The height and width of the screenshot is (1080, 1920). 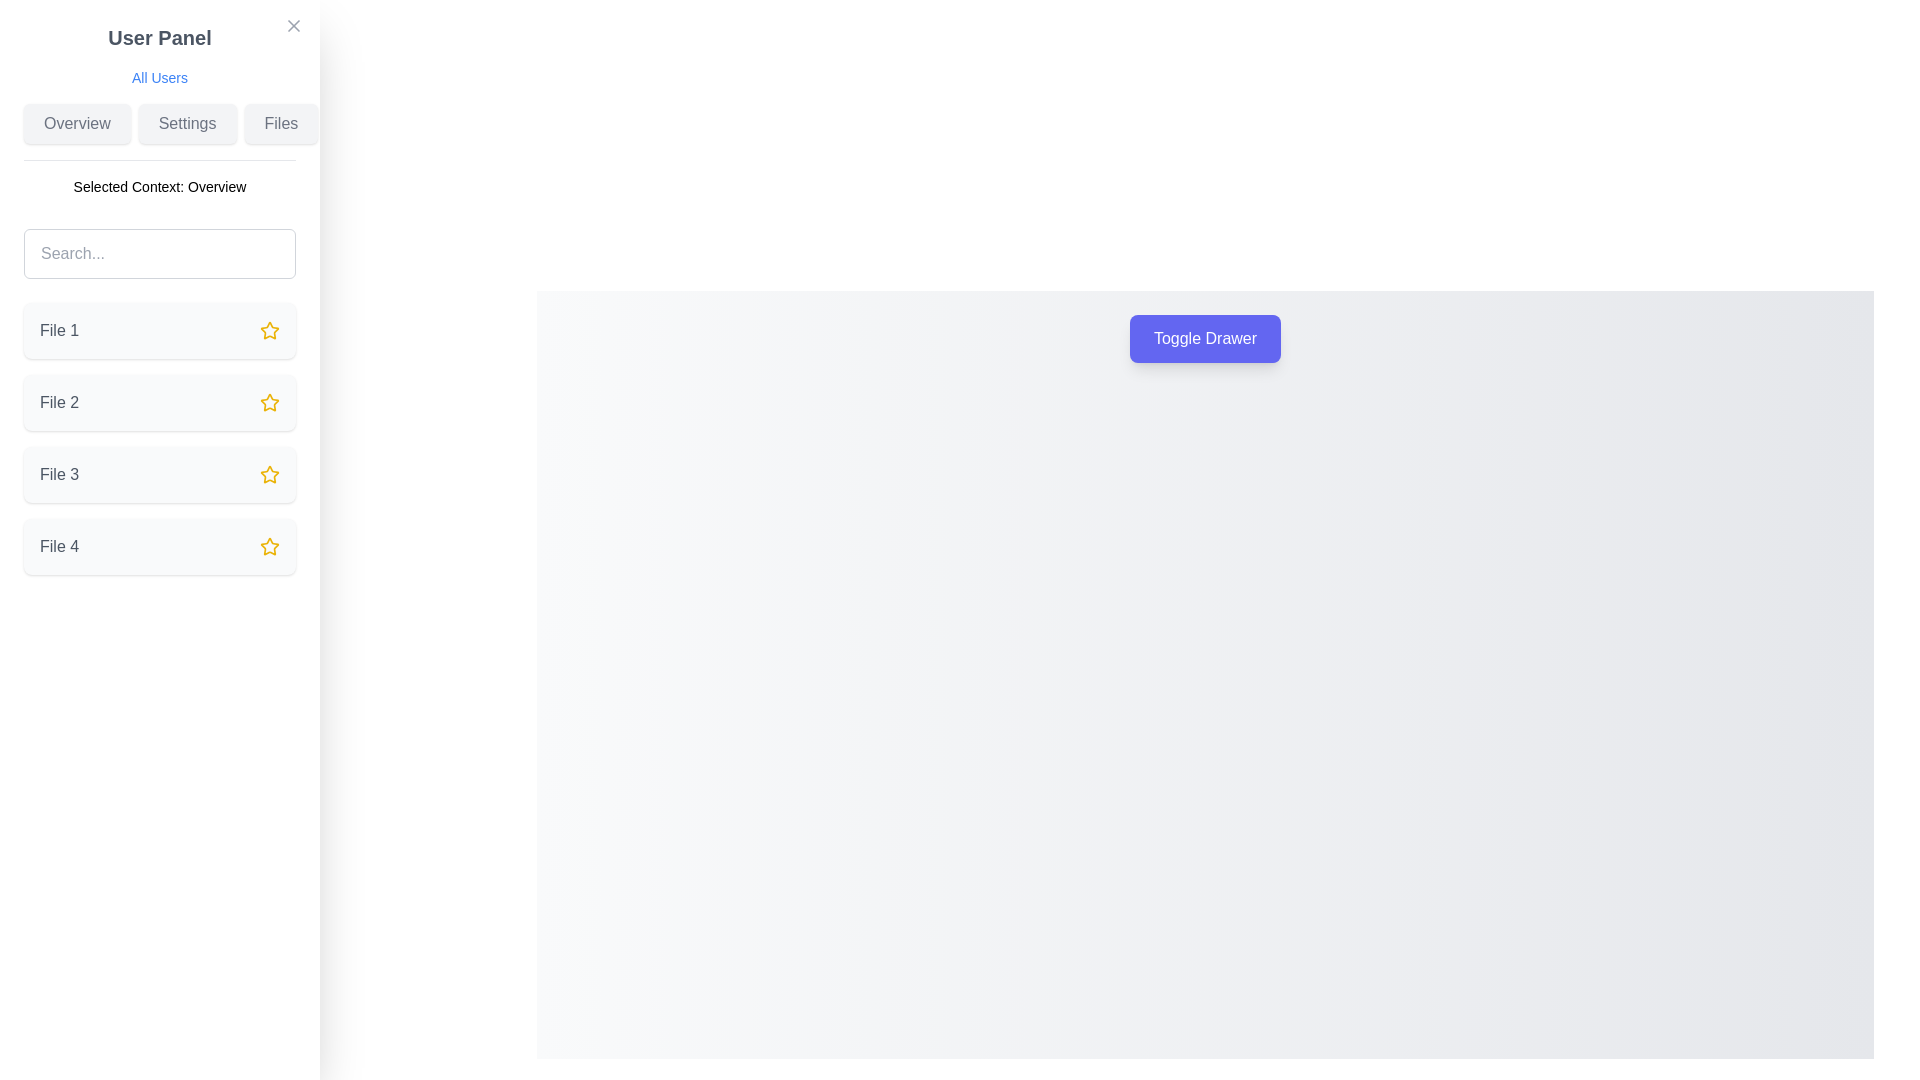 What do you see at coordinates (268, 474) in the screenshot?
I see `the star icon located to the right of the 'File 3' label in the 'Files' section` at bounding box center [268, 474].